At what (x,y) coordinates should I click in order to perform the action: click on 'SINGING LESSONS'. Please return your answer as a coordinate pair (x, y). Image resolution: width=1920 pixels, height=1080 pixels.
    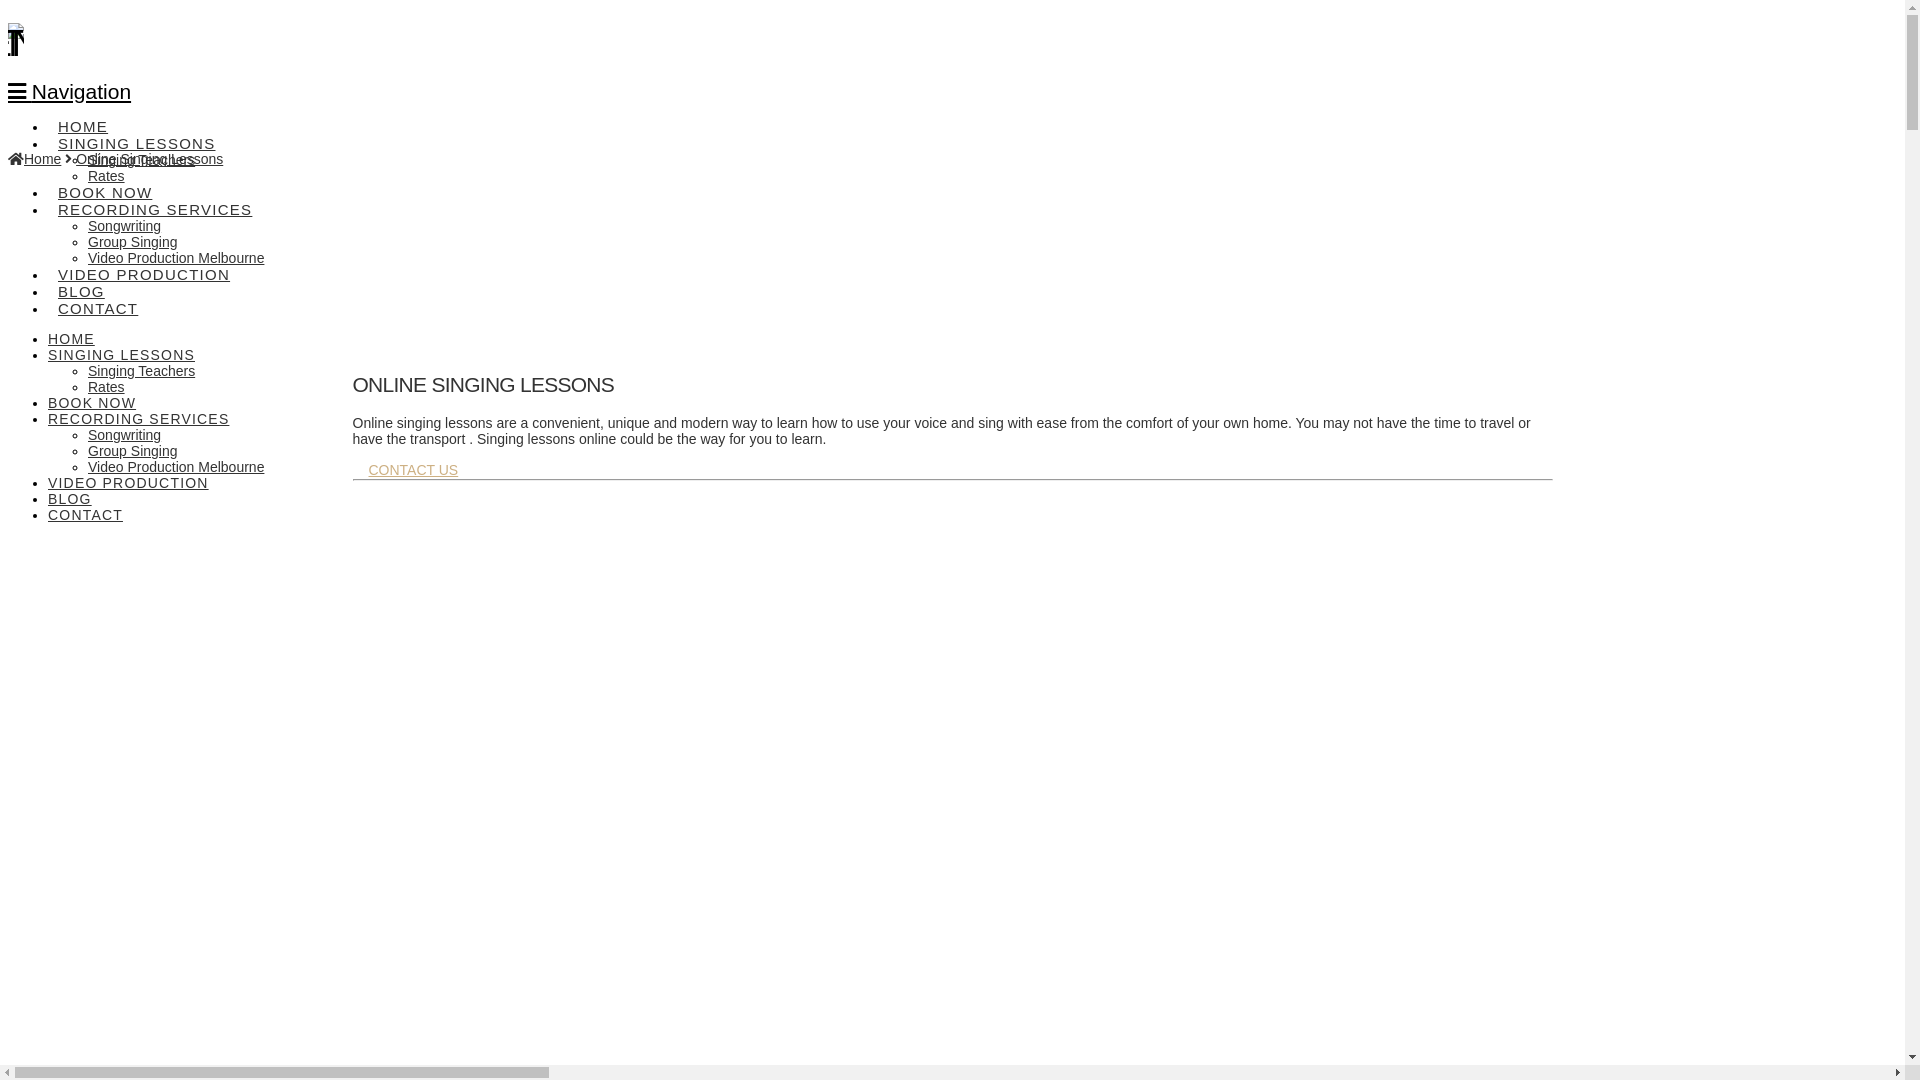
    Looking at the image, I should click on (134, 130).